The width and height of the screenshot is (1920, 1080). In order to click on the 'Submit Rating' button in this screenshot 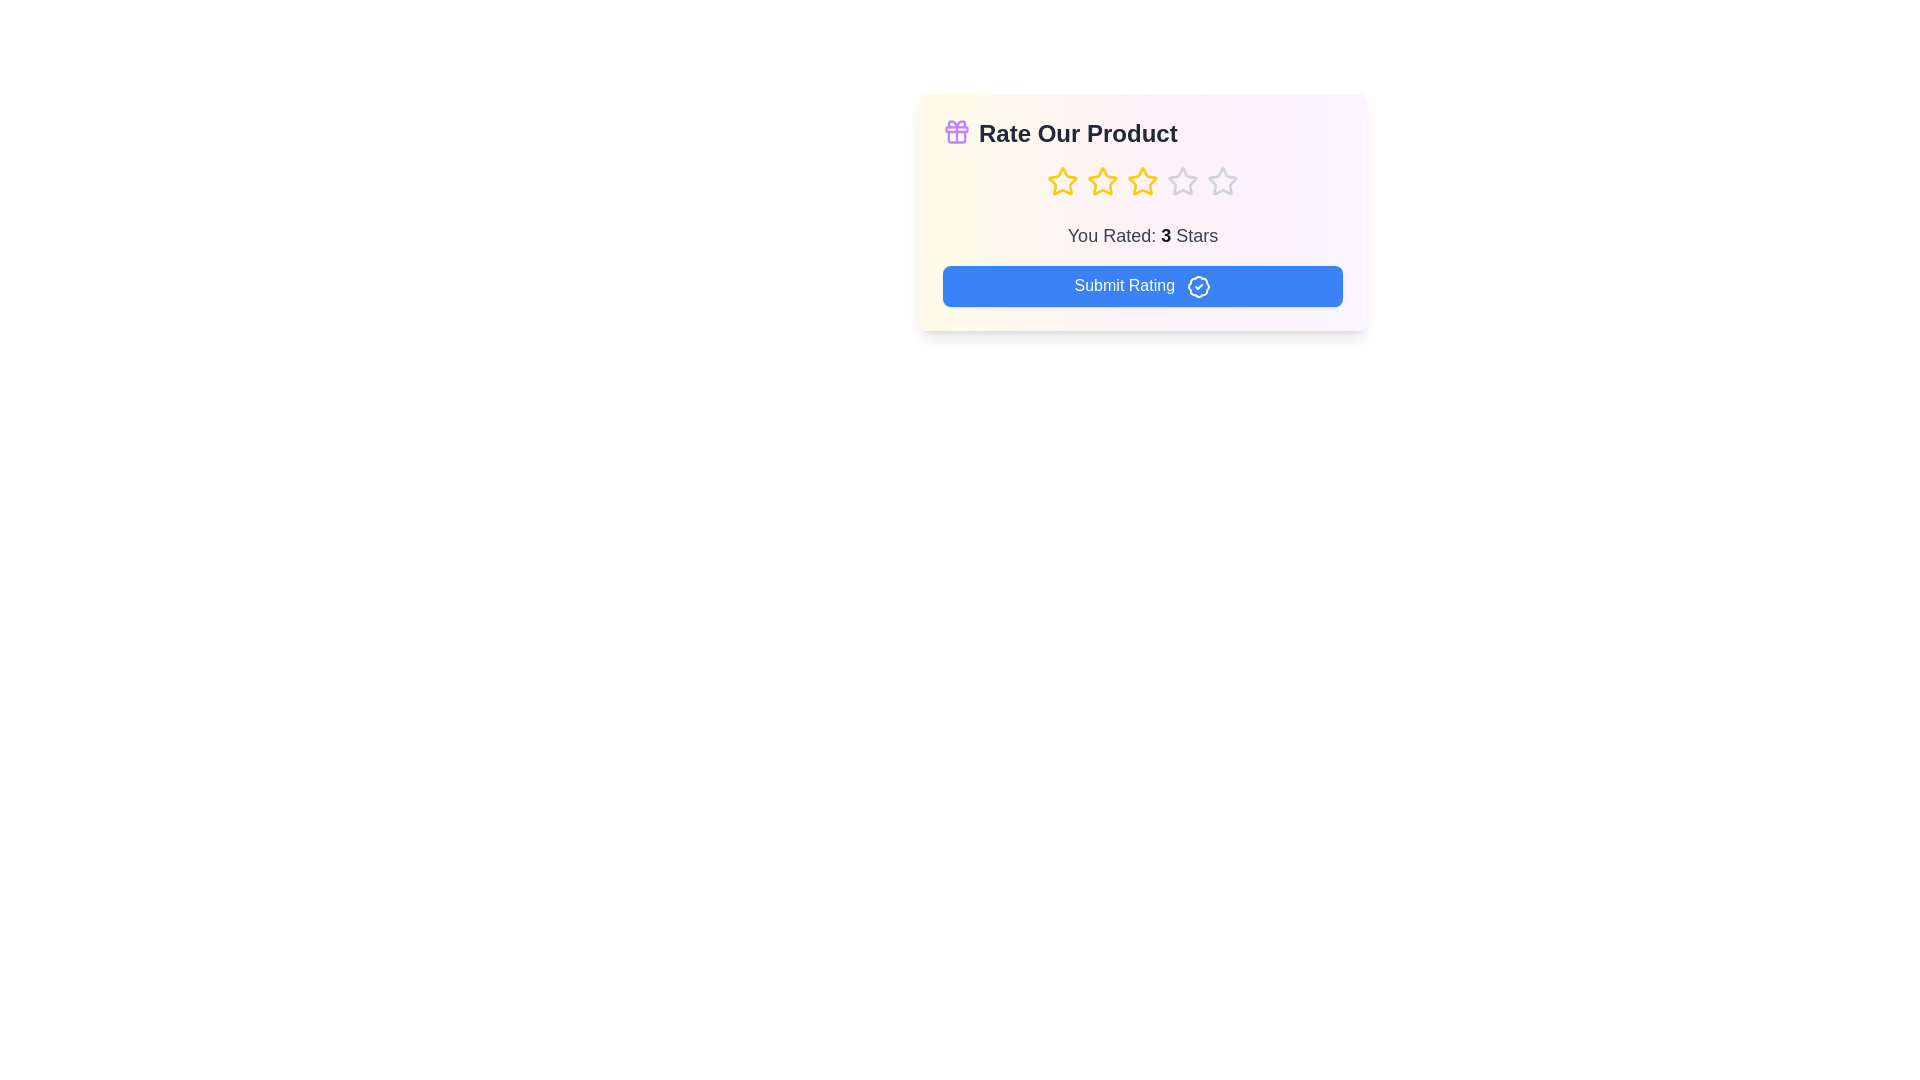, I will do `click(1142, 285)`.